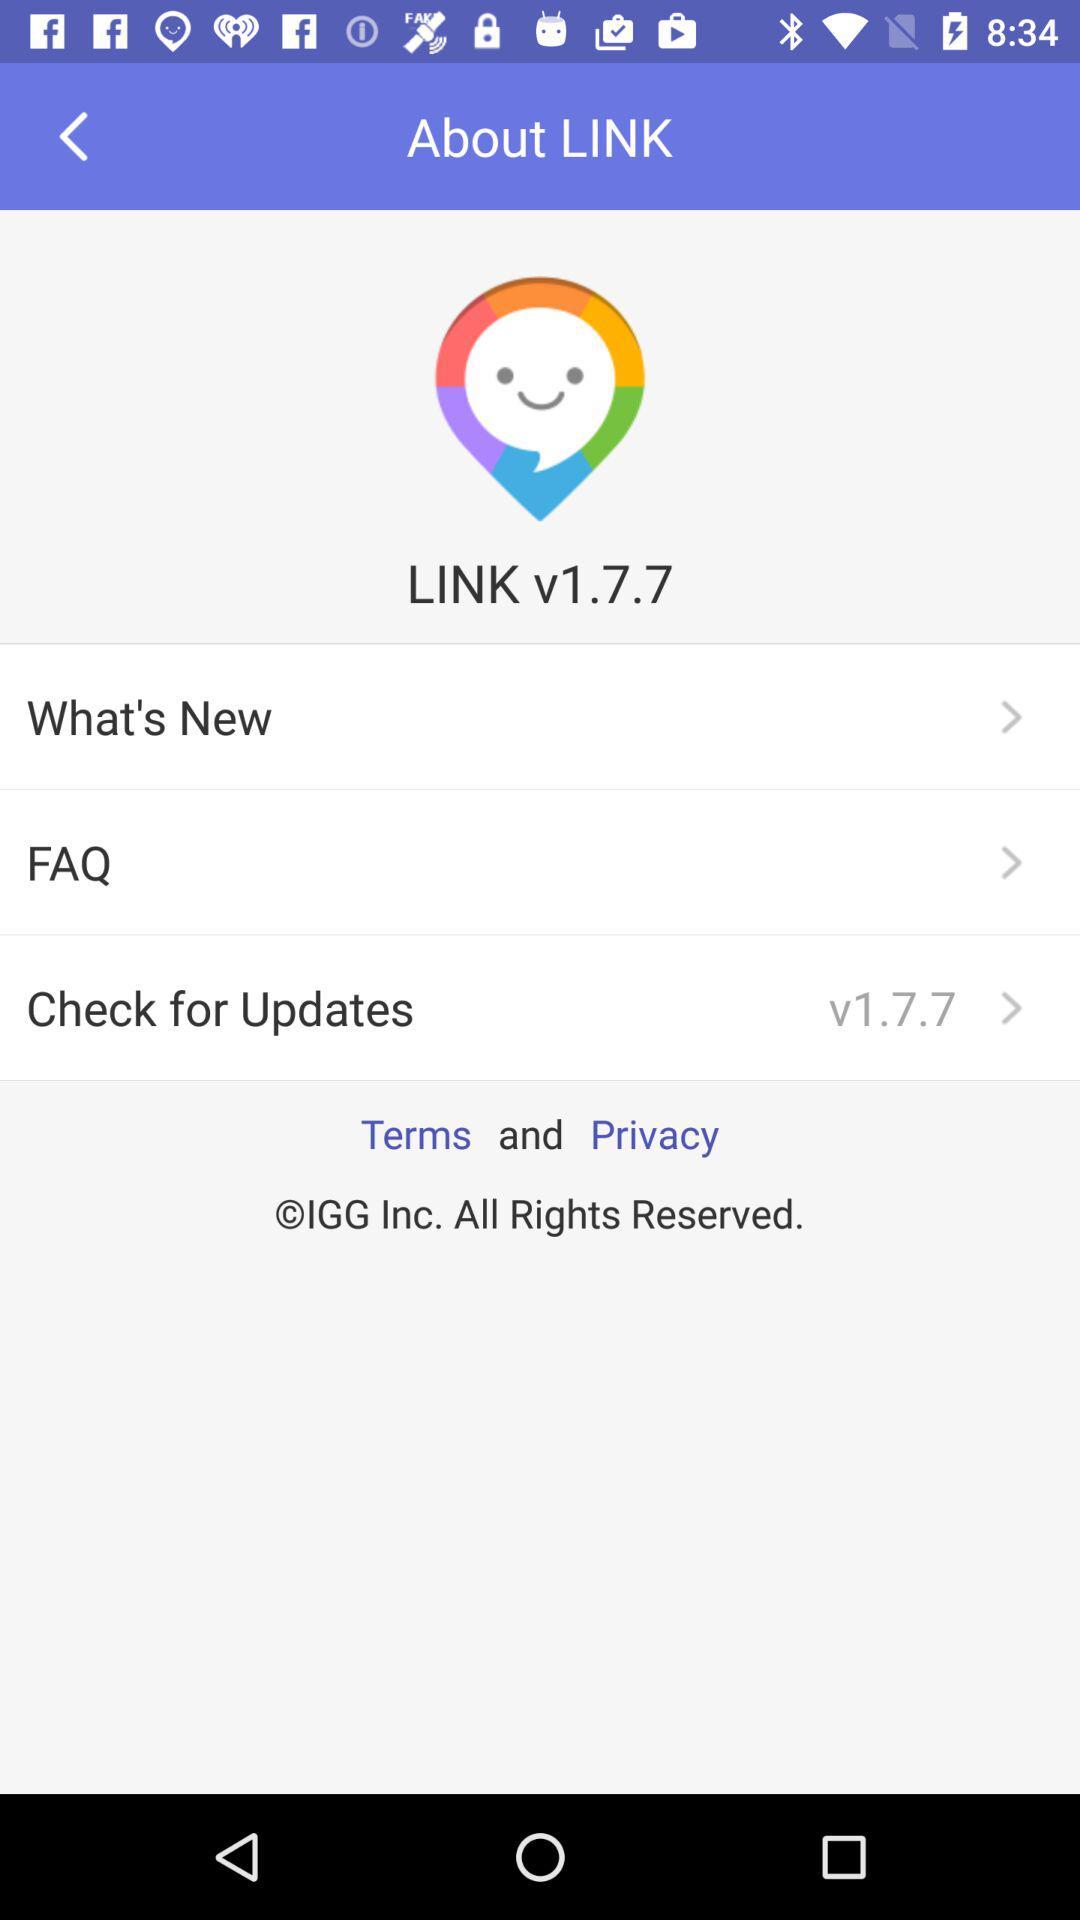 The image size is (1080, 1920). I want to click on the what's new app, so click(540, 716).